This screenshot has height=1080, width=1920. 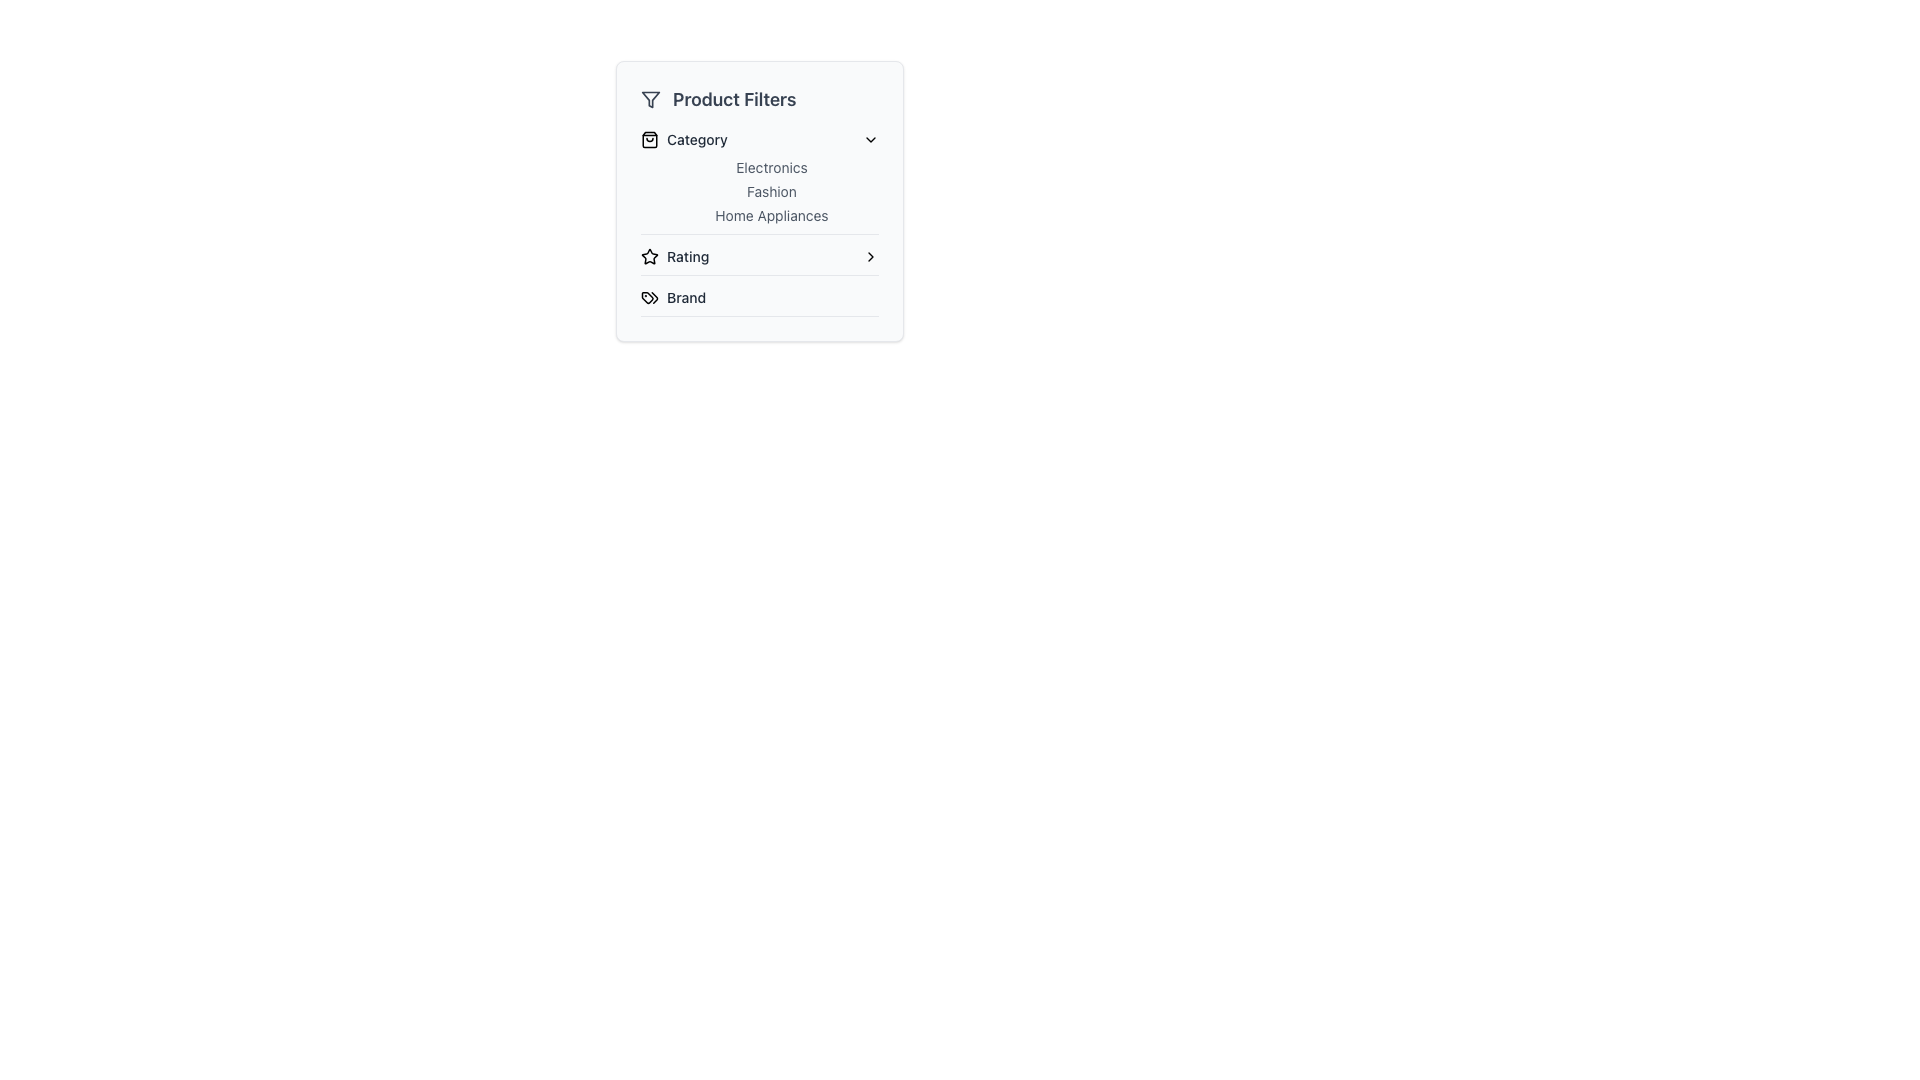 What do you see at coordinates (758, 201) in the screenshot?
I see `the second entry in the 'Category' section of the product filter panel to apply the 'Fashion' filter` at bounding box center [758, 201].